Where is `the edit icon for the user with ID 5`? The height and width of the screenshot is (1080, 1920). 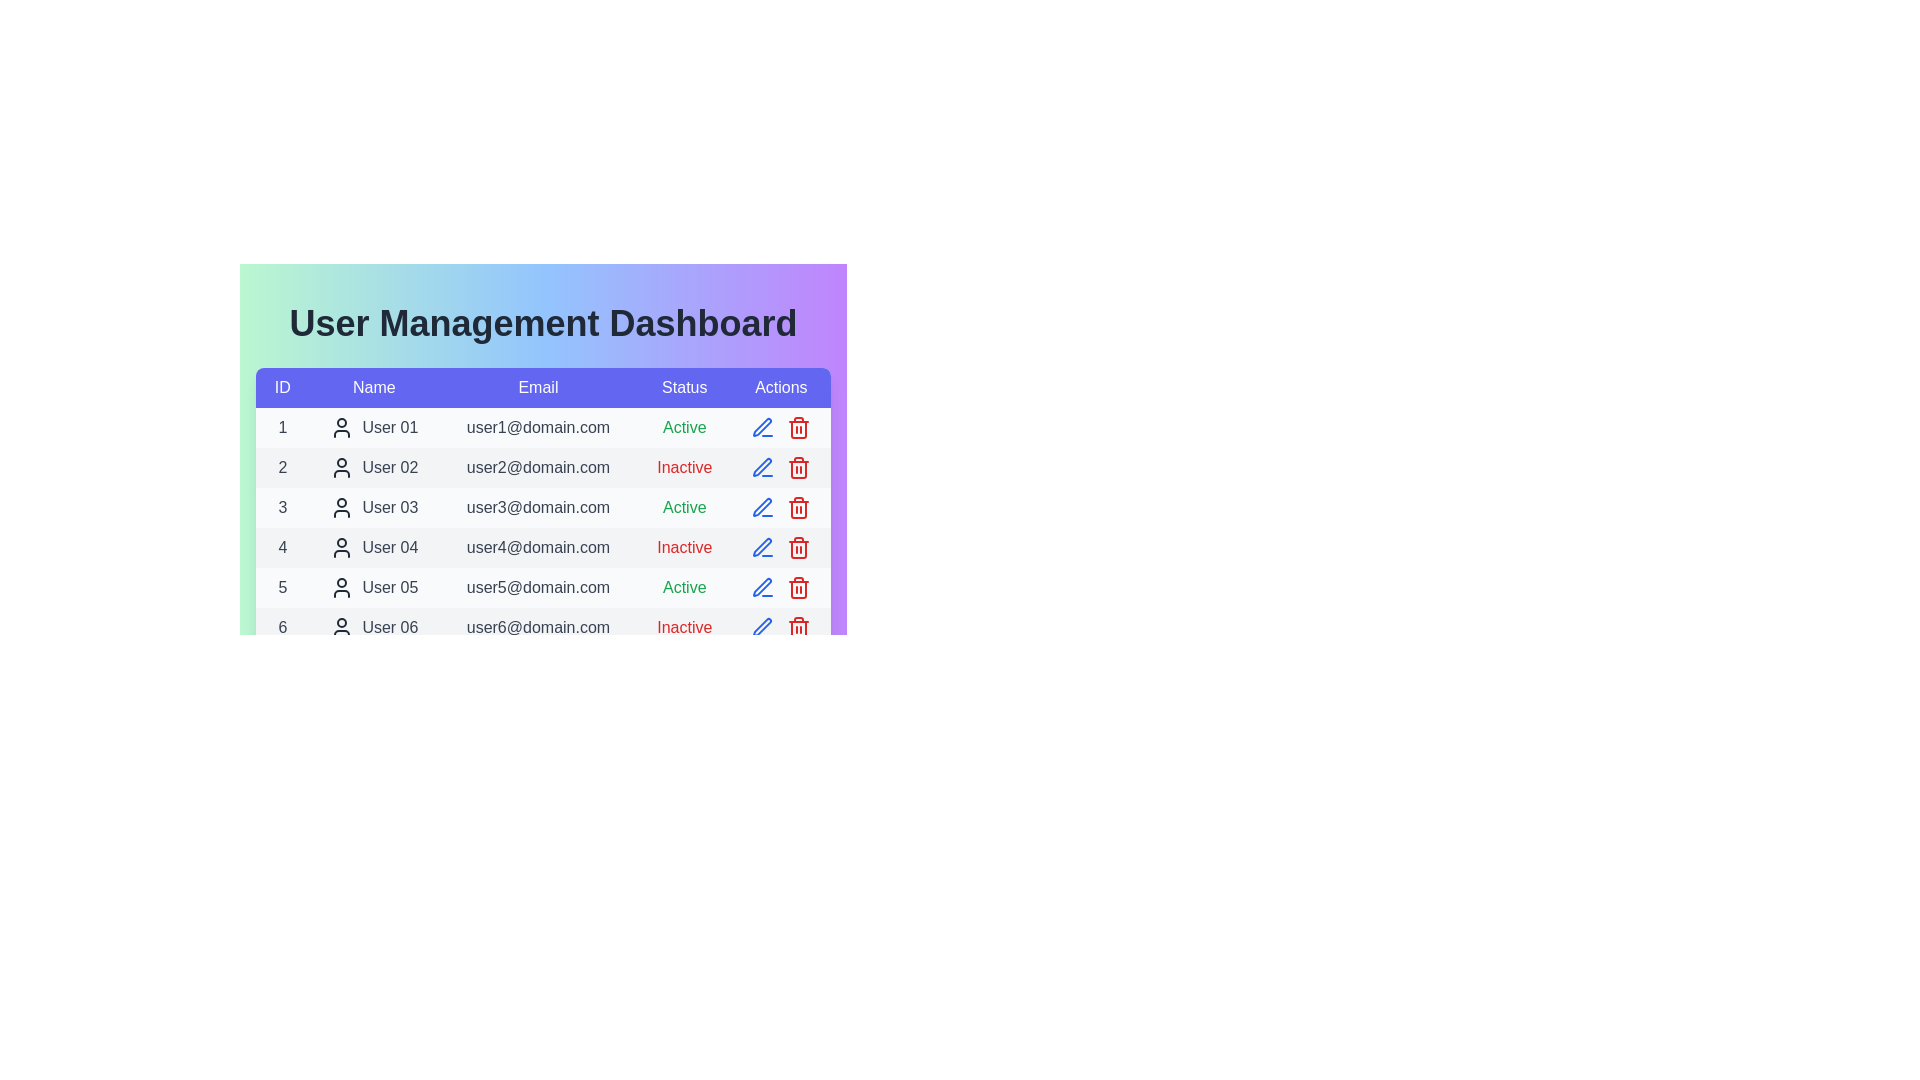
the edit icon for the user with ID 5 is located at coordinates (762, 586).